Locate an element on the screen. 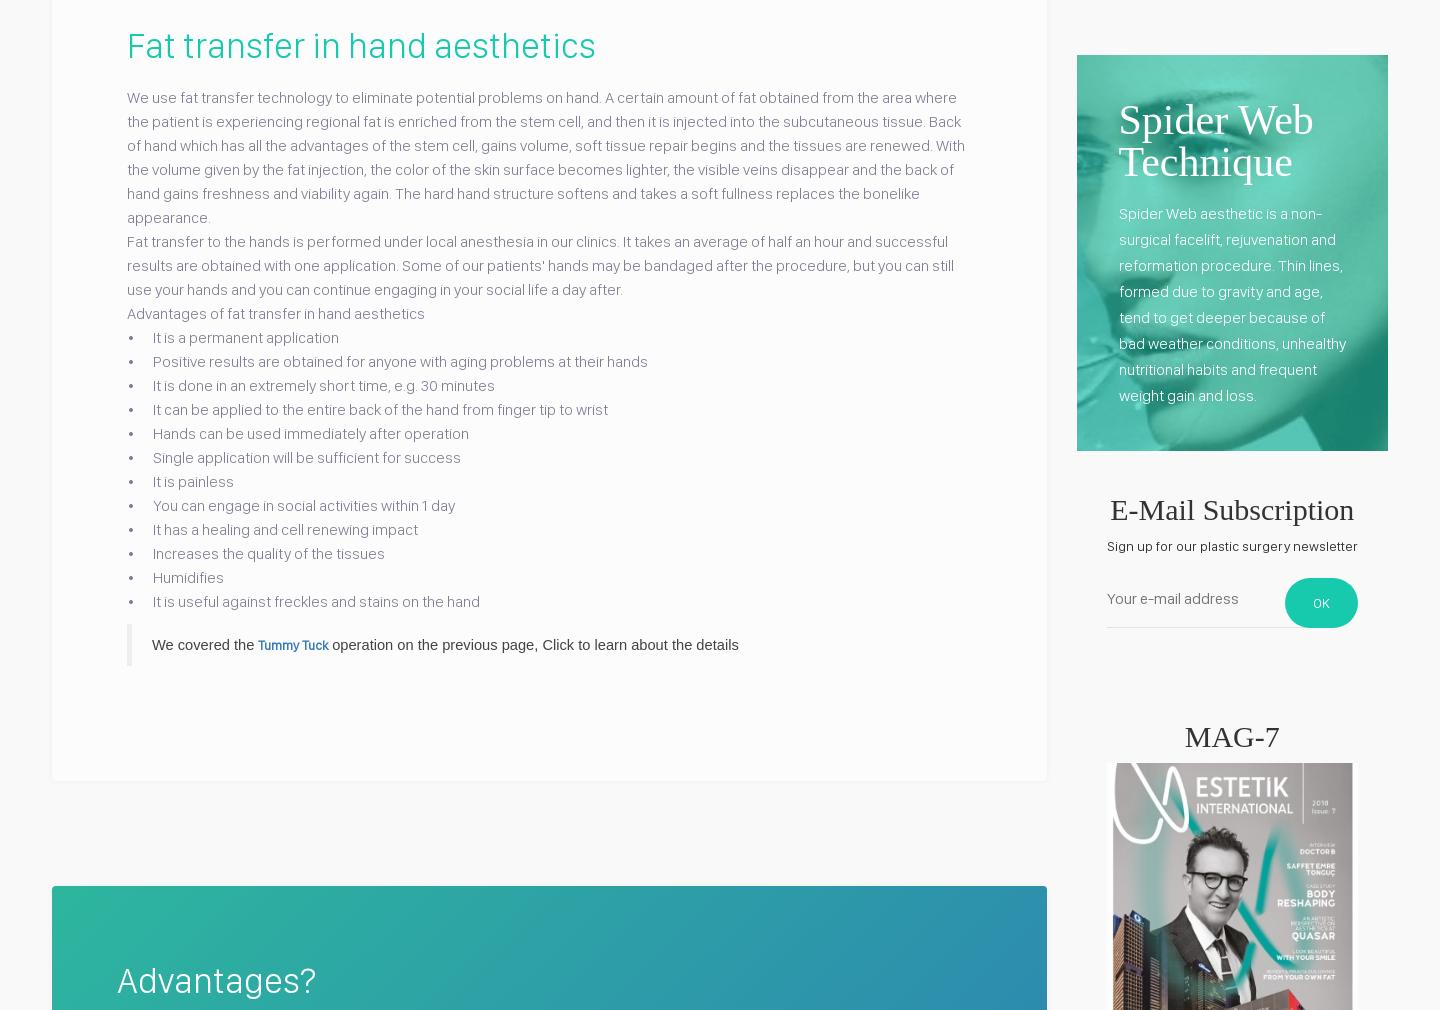  'We use fat transfer technology to eliminate potential problems on hand. A certain amount of fat obtained from the area where the patient is experiencing regional fat is enriched from the stem cell, and then it is injected into the subcutaneous tissue. Back of hand which has all the advantages of the stem cell, gains volume, soft tissue repair begins and the tissues are renewed. With the volume given by the fat injection, the color of the skin surface becomes lighter, the visible veins disappear and the back of hand gains freshness and viability again. The hard hand structure softens and takes a soft fullness replaces the bonelike appearance.' is located at coordinates (546, 155).